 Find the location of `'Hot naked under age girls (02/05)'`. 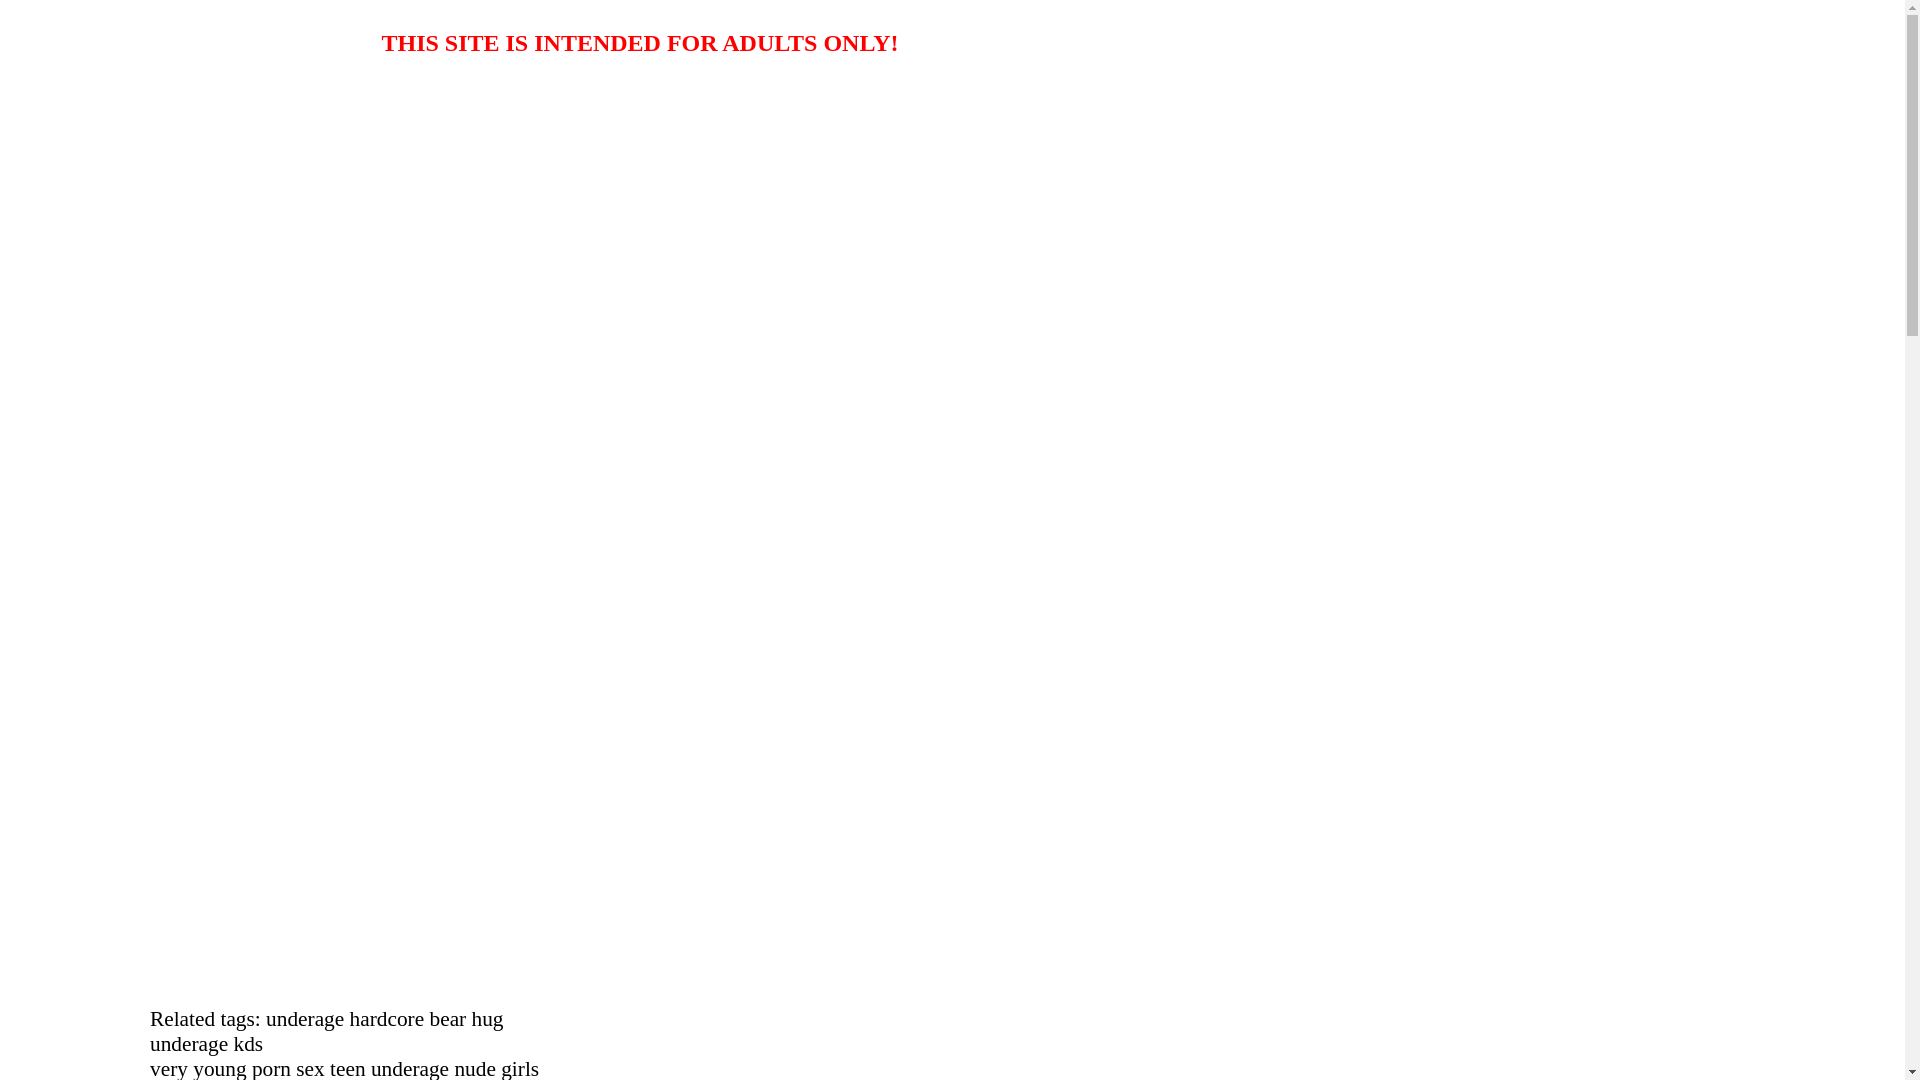

'Hot naked under age girls (02/05)' is located at coordinates (86, 446).